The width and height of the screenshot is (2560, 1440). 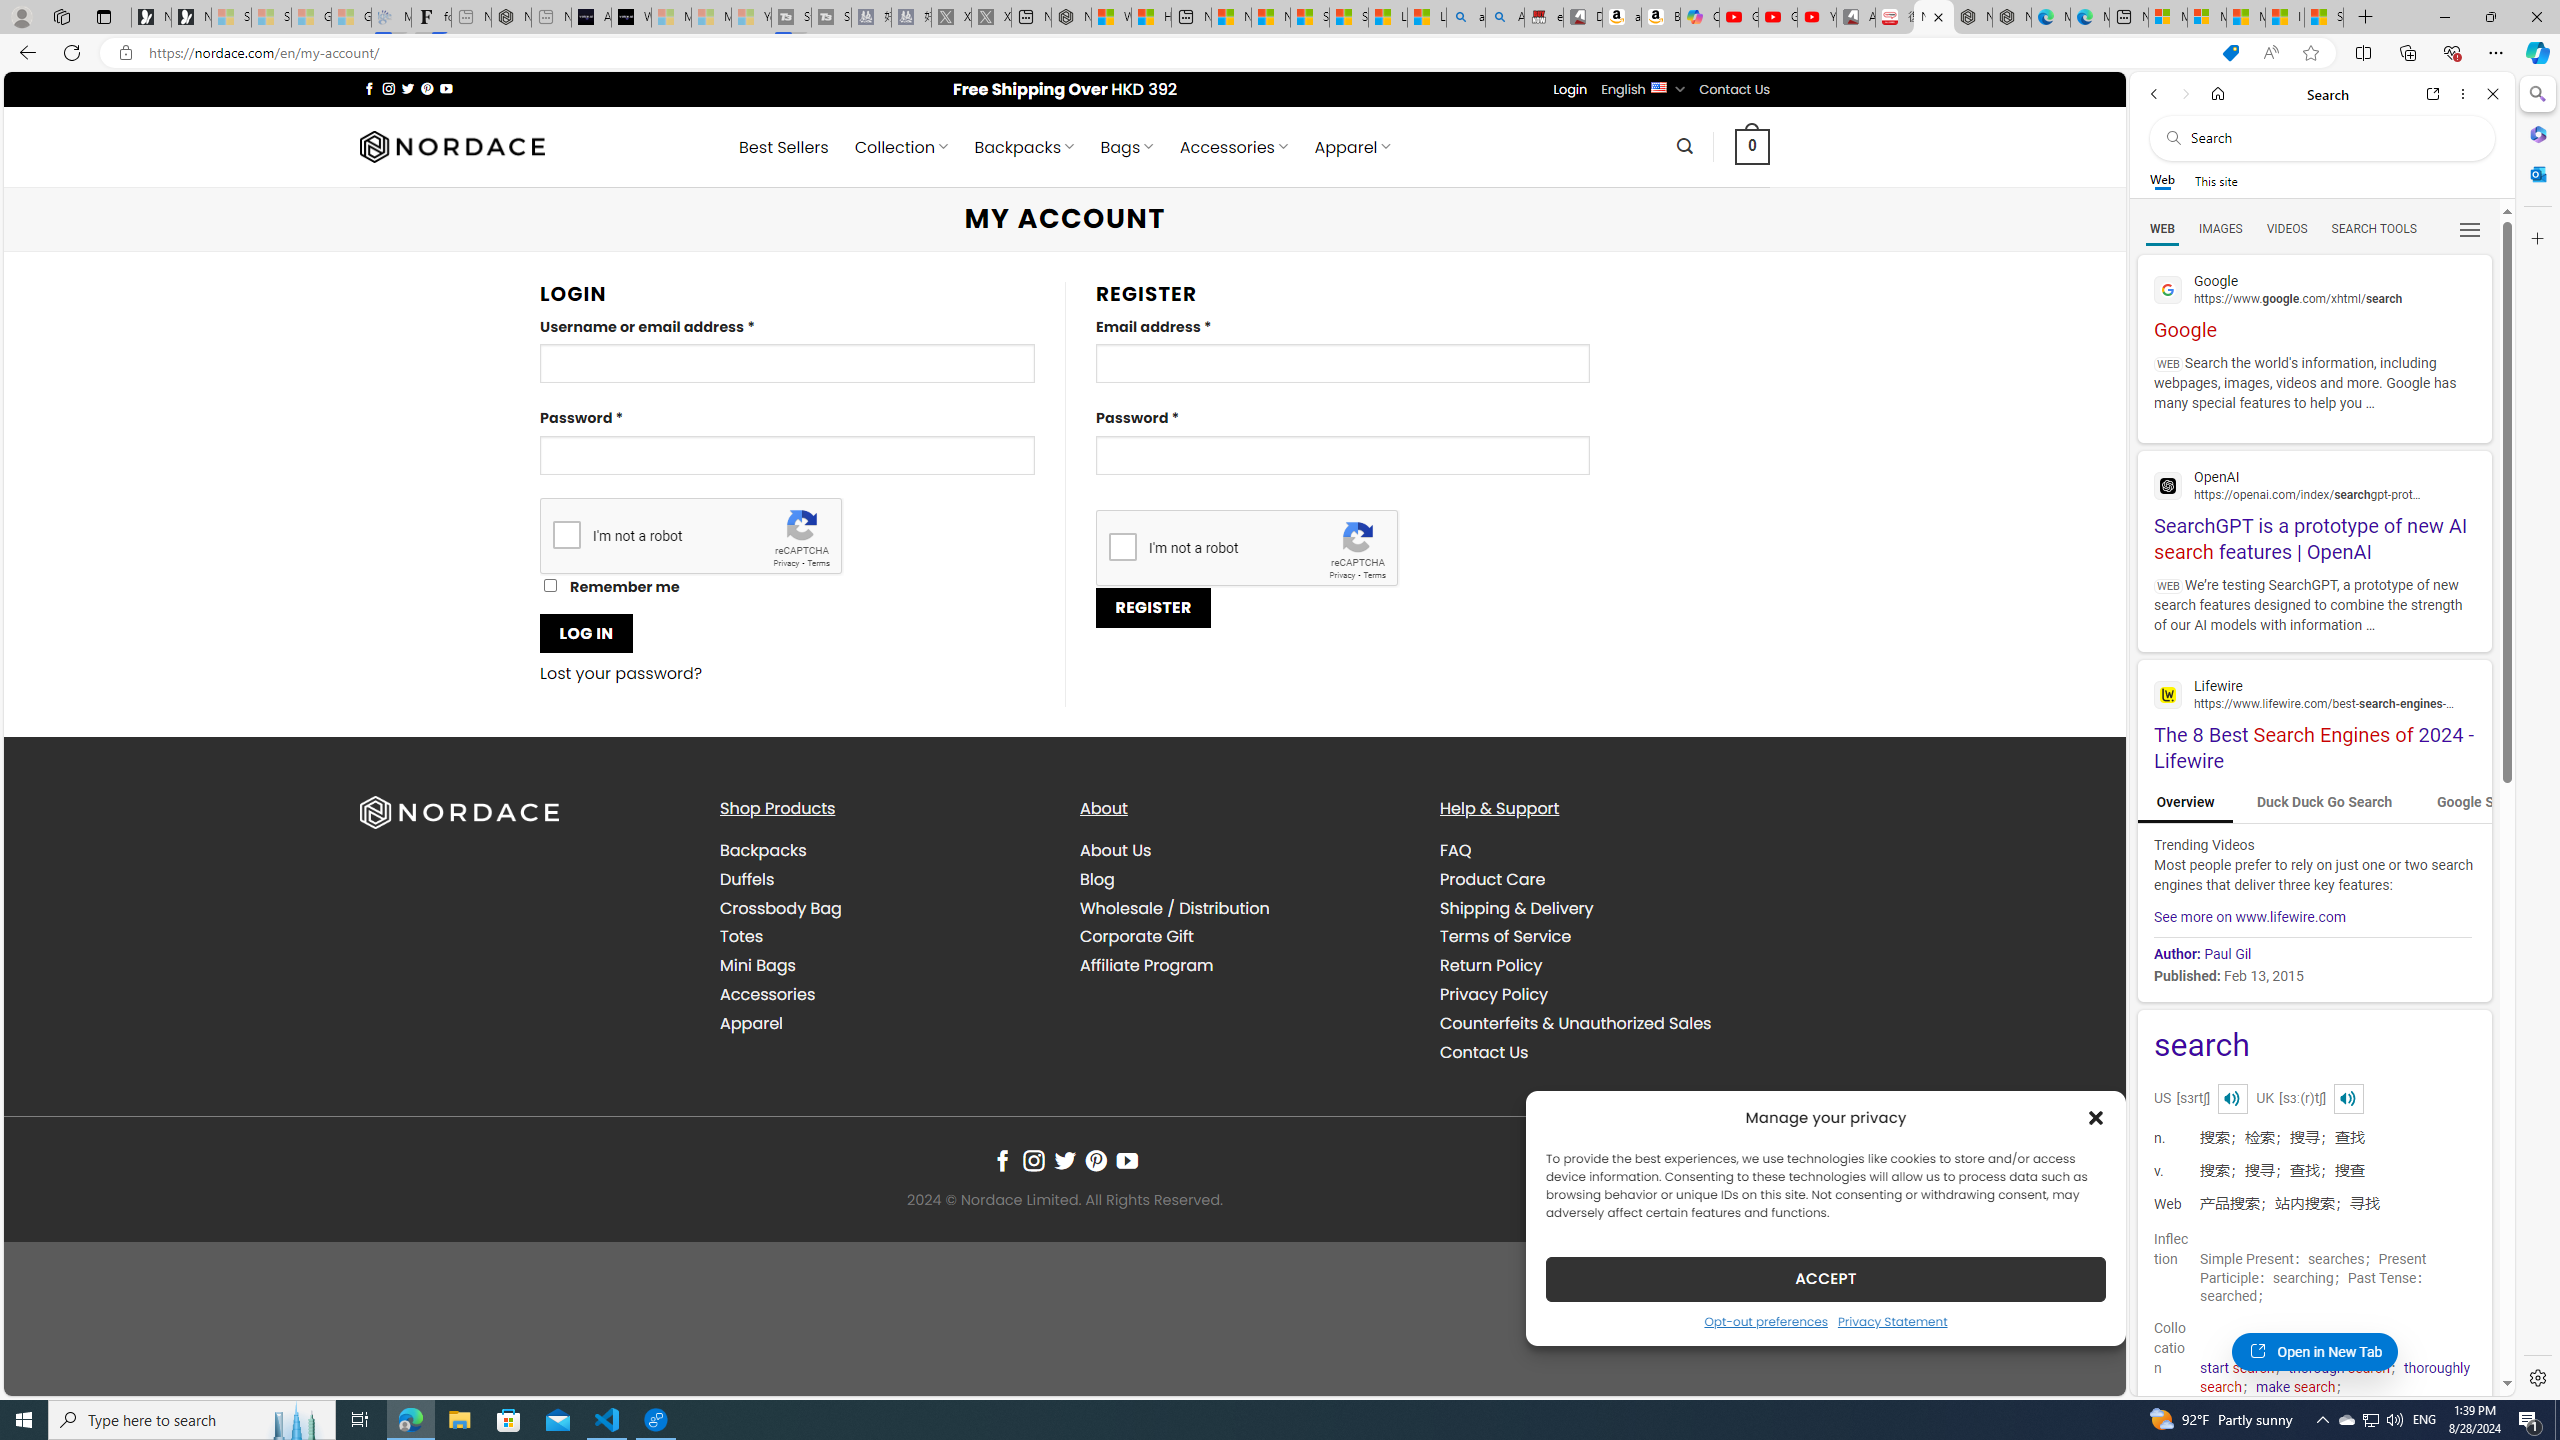 I want to click on 'Opt-out preferences', so click(x=1765, y=1320).